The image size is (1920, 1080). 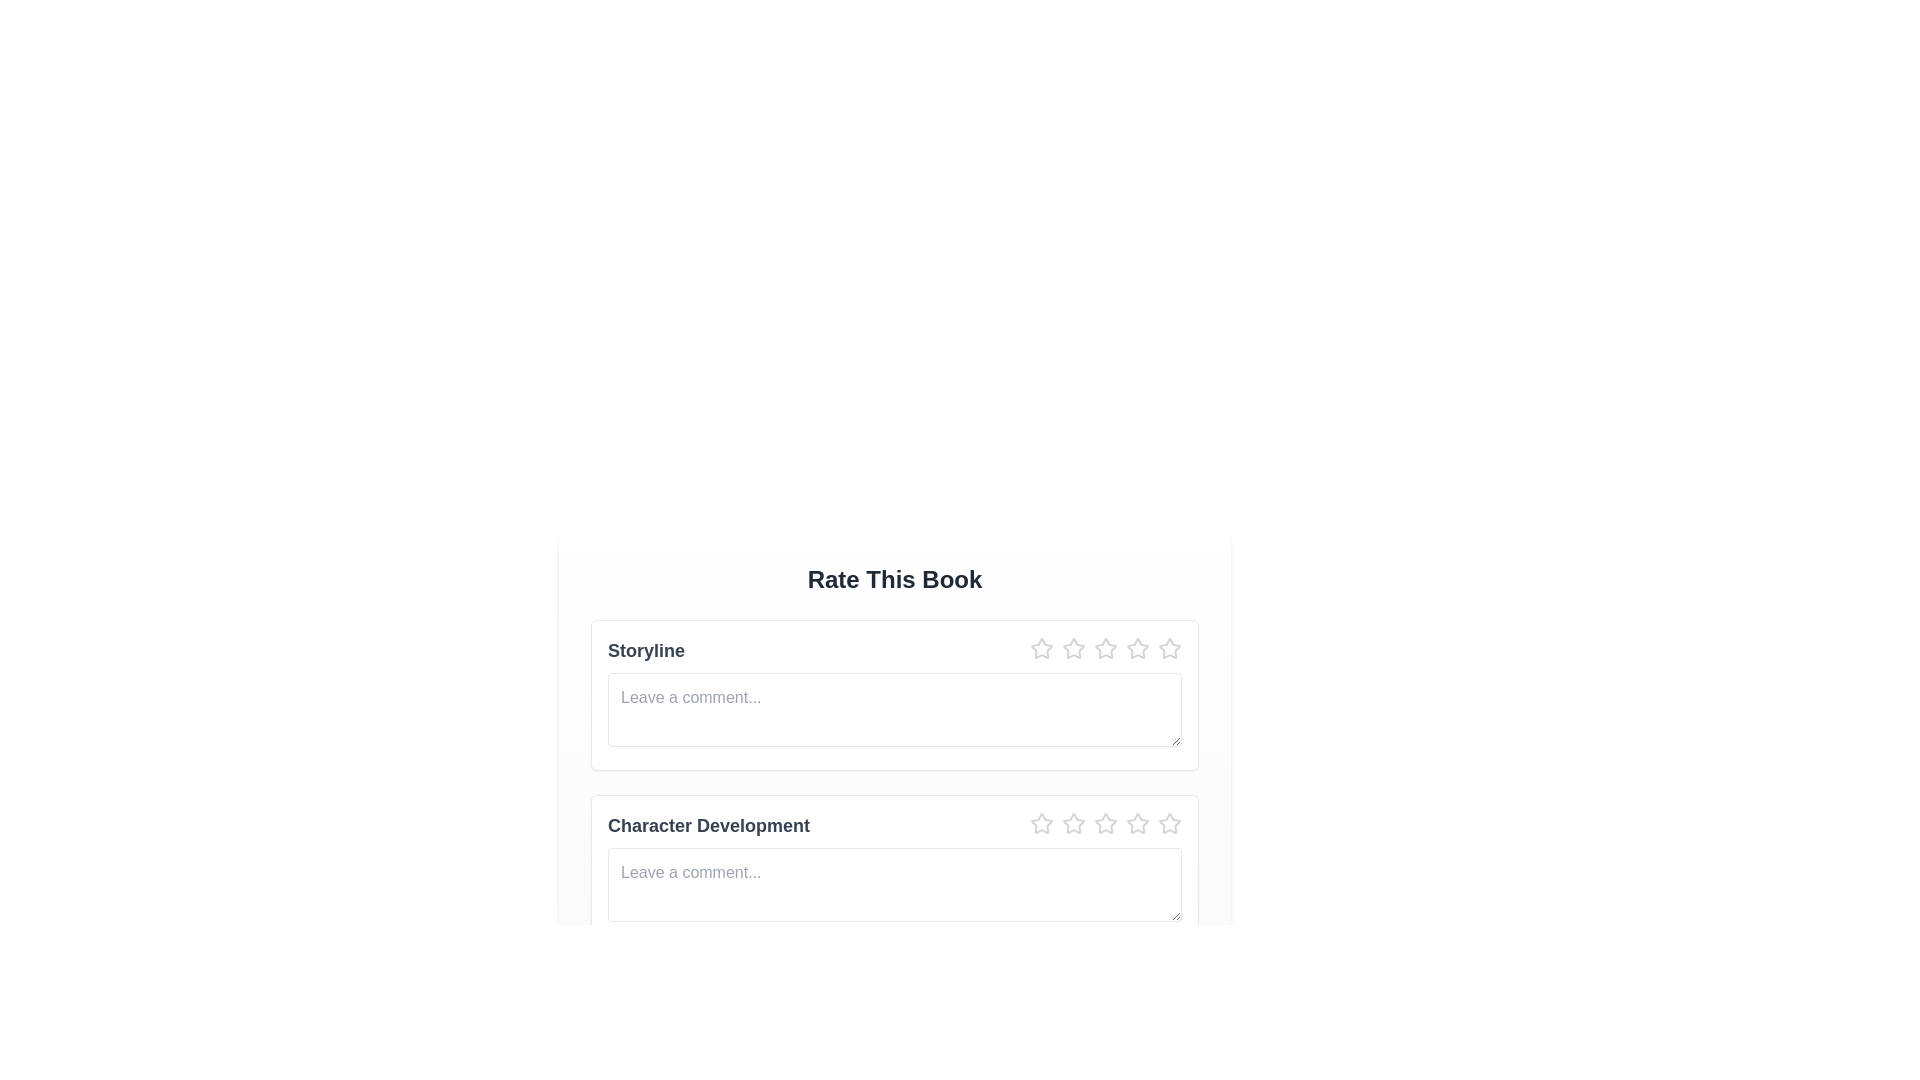 I want to click on the fifth star in the rating system under the 'Storyline' section, so click(x=1170, y=648).